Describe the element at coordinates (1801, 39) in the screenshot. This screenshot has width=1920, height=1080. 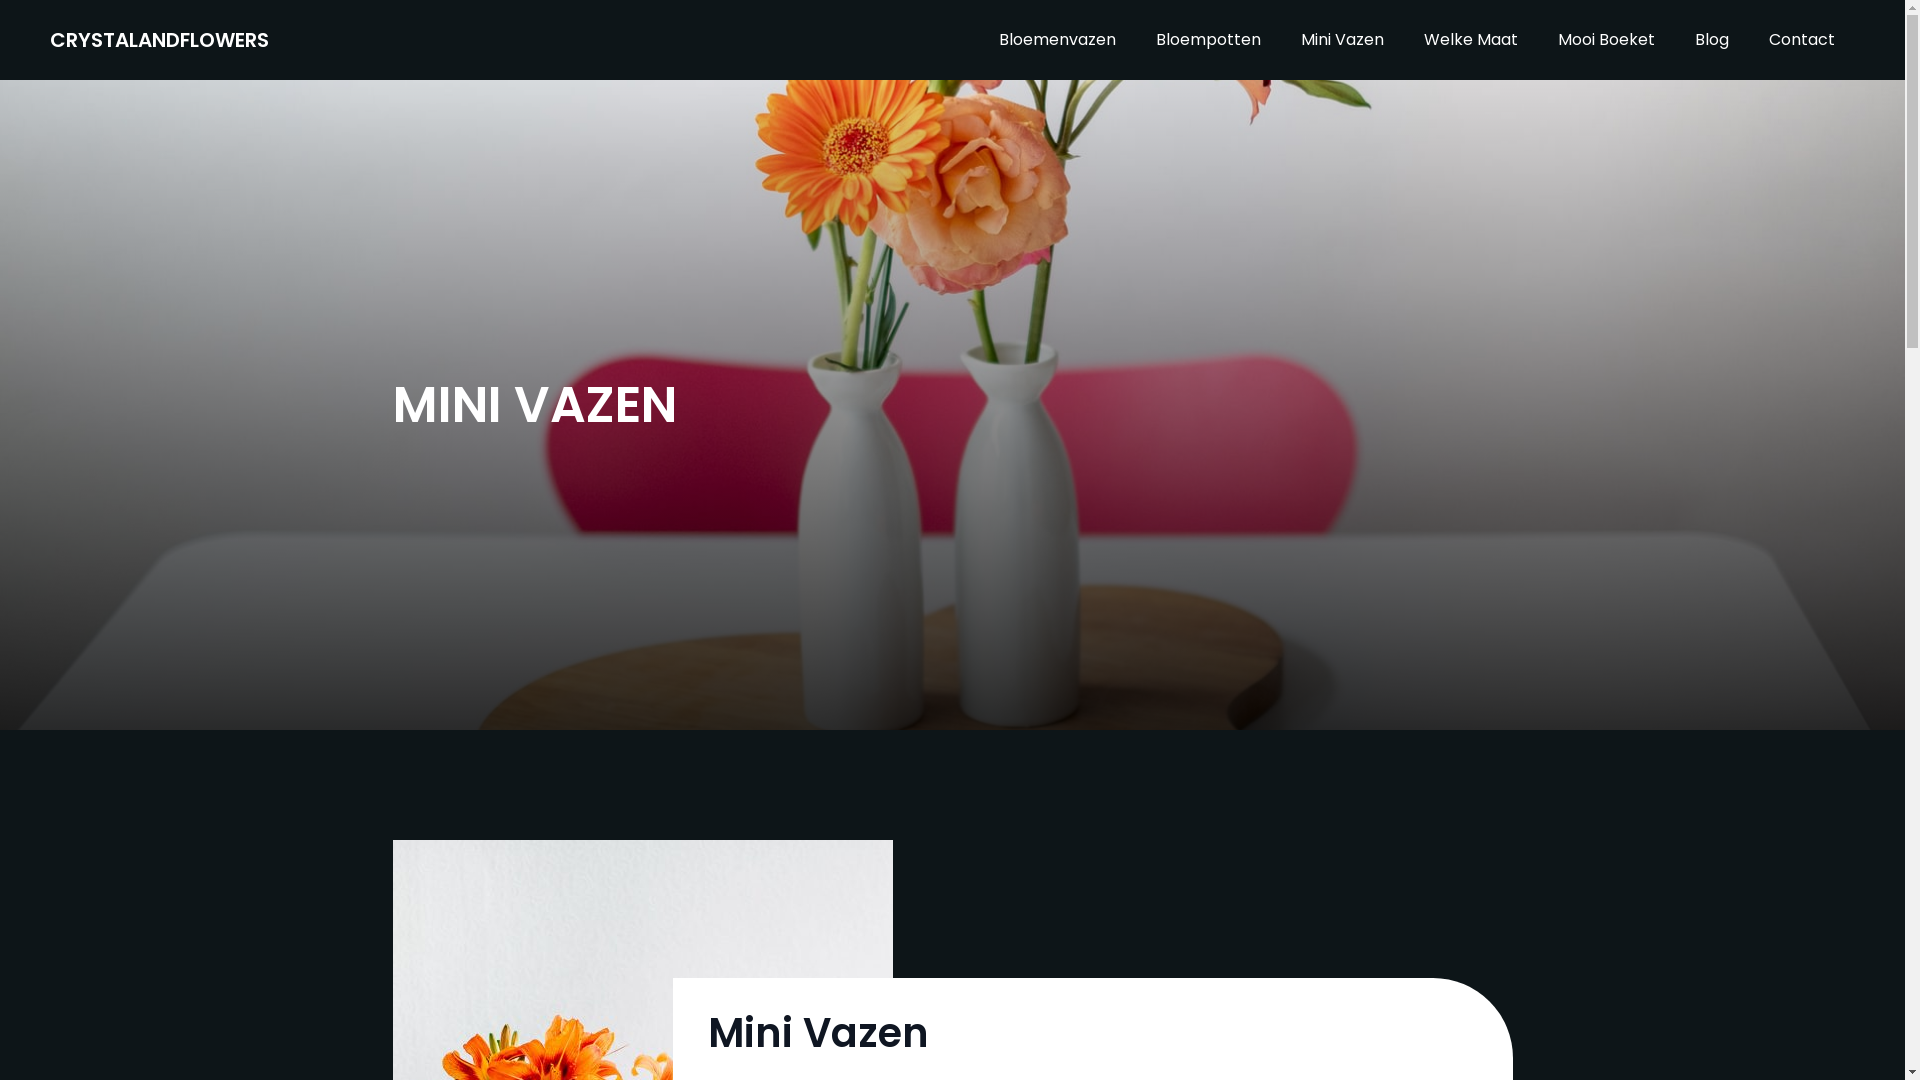
I see `'Contact'` at that location.